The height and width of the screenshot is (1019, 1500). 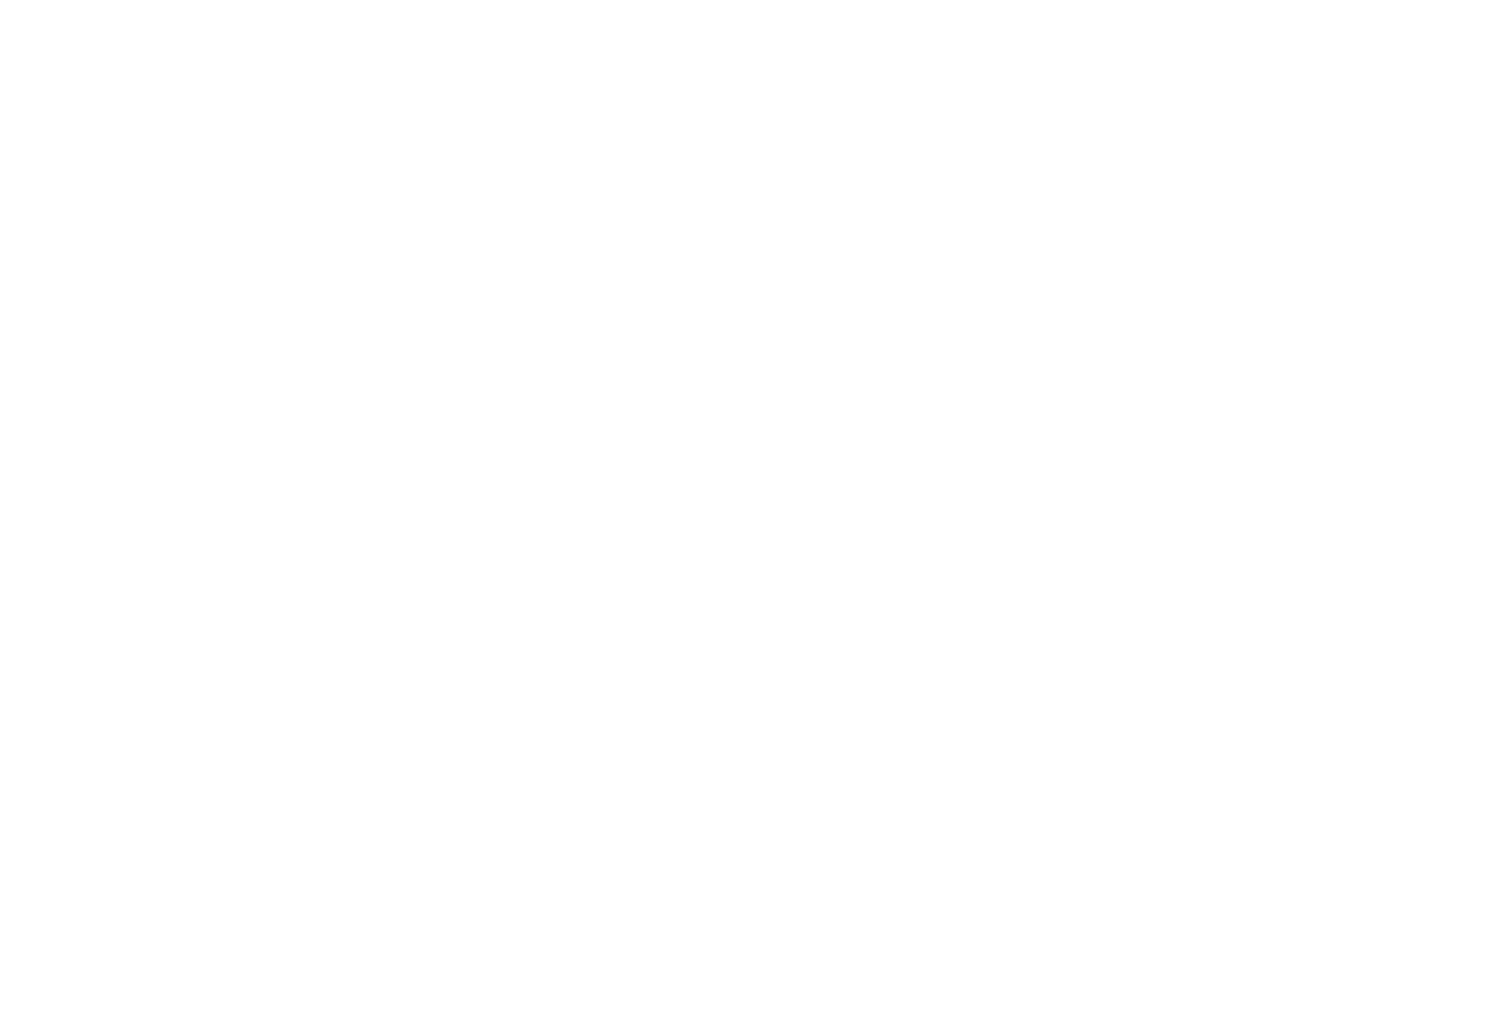 I want to click on 'Most Read', so click(x=1017, y=237).